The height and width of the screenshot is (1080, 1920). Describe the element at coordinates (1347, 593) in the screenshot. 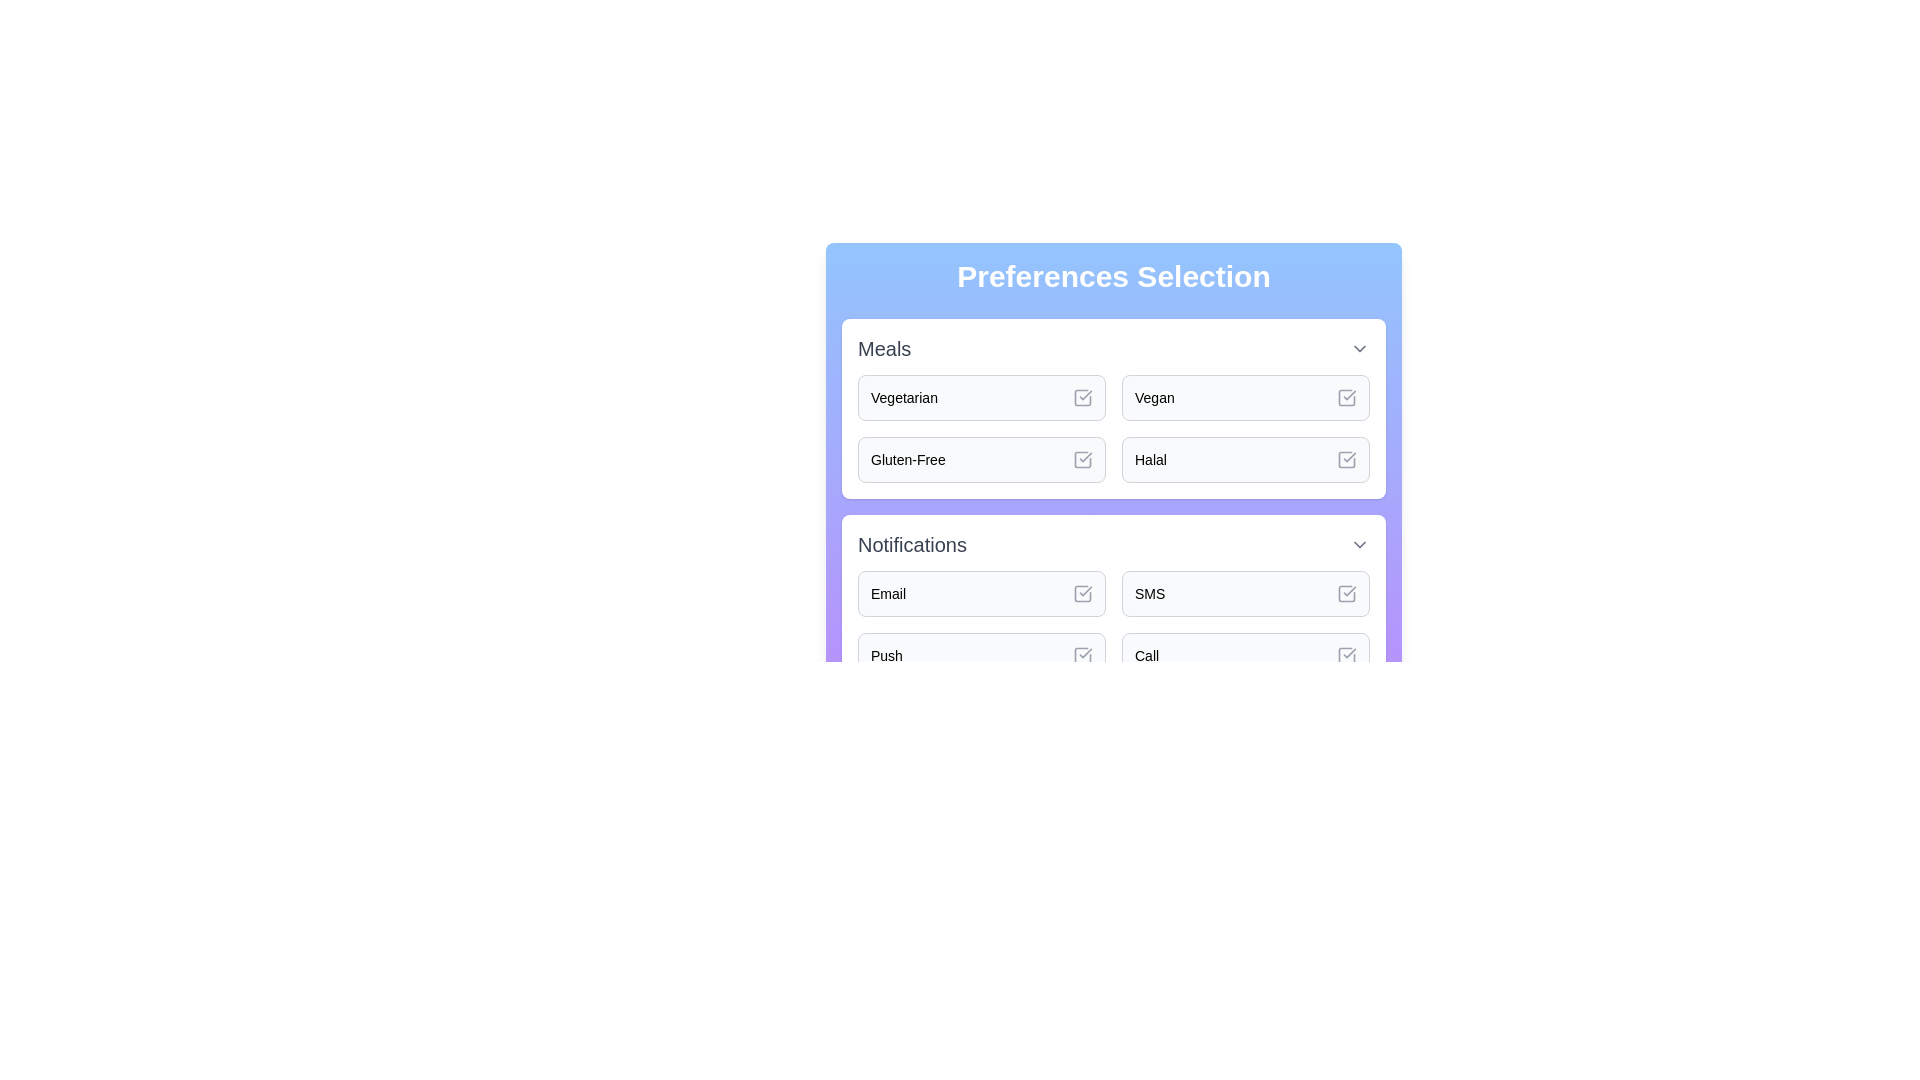

I see `the Checkbox with a checkmark symbol inside, located in the 'SMS' option section under the 'Notifications' category` at that location.